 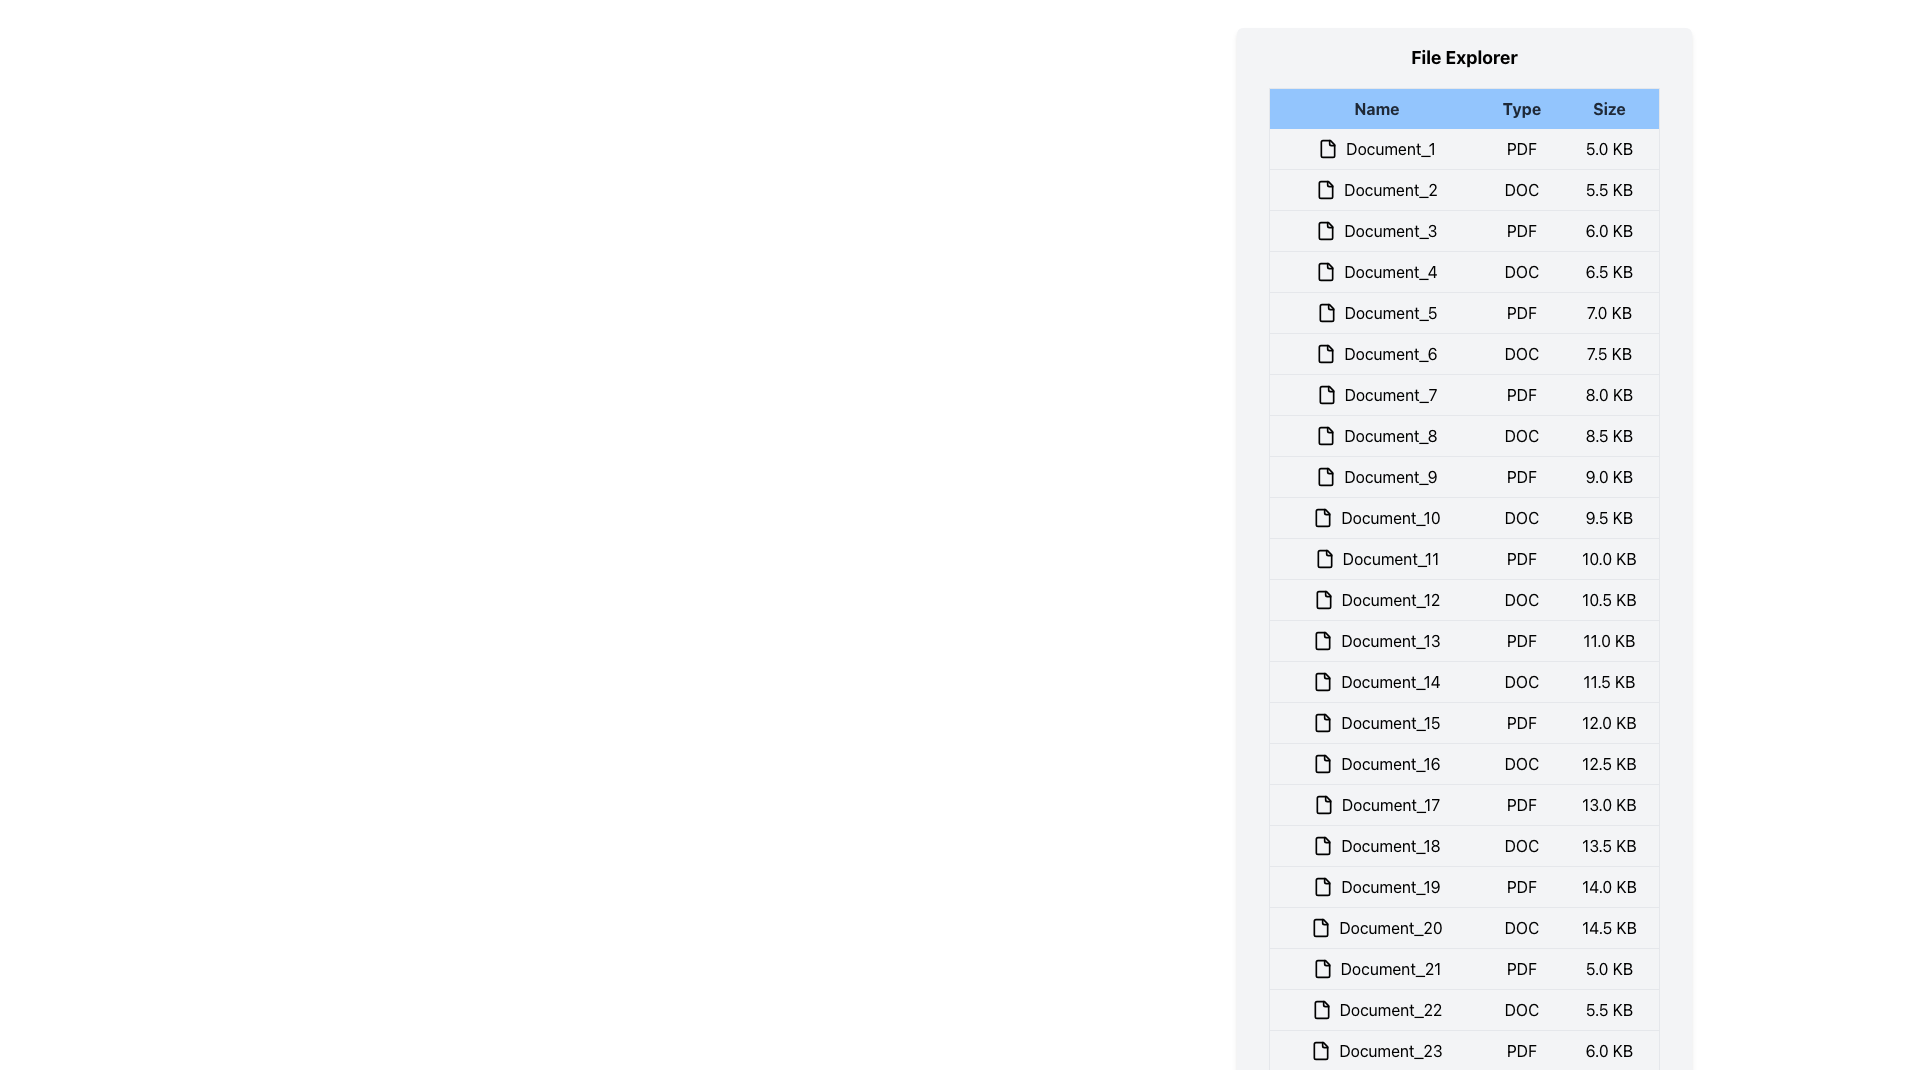 What do you see at coordinates (1520, 763) in the screenshot?
I see `the 'DOC' label, which is a text label in the 'Type' column of a file list, positioned between the file name 'Document_16' and size '12.5 KB'` at bounding box center [1520, 763].